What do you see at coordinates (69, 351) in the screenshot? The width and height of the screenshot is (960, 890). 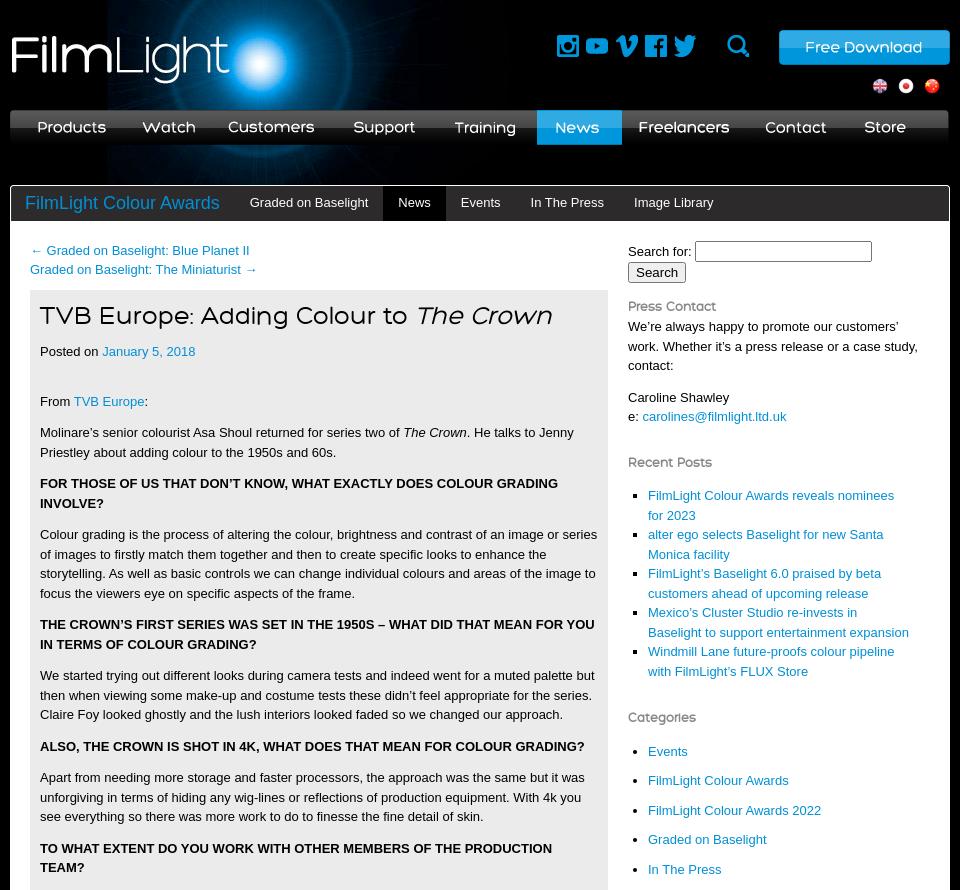 I see `'Posted on'` at bounding box center [69, 351].